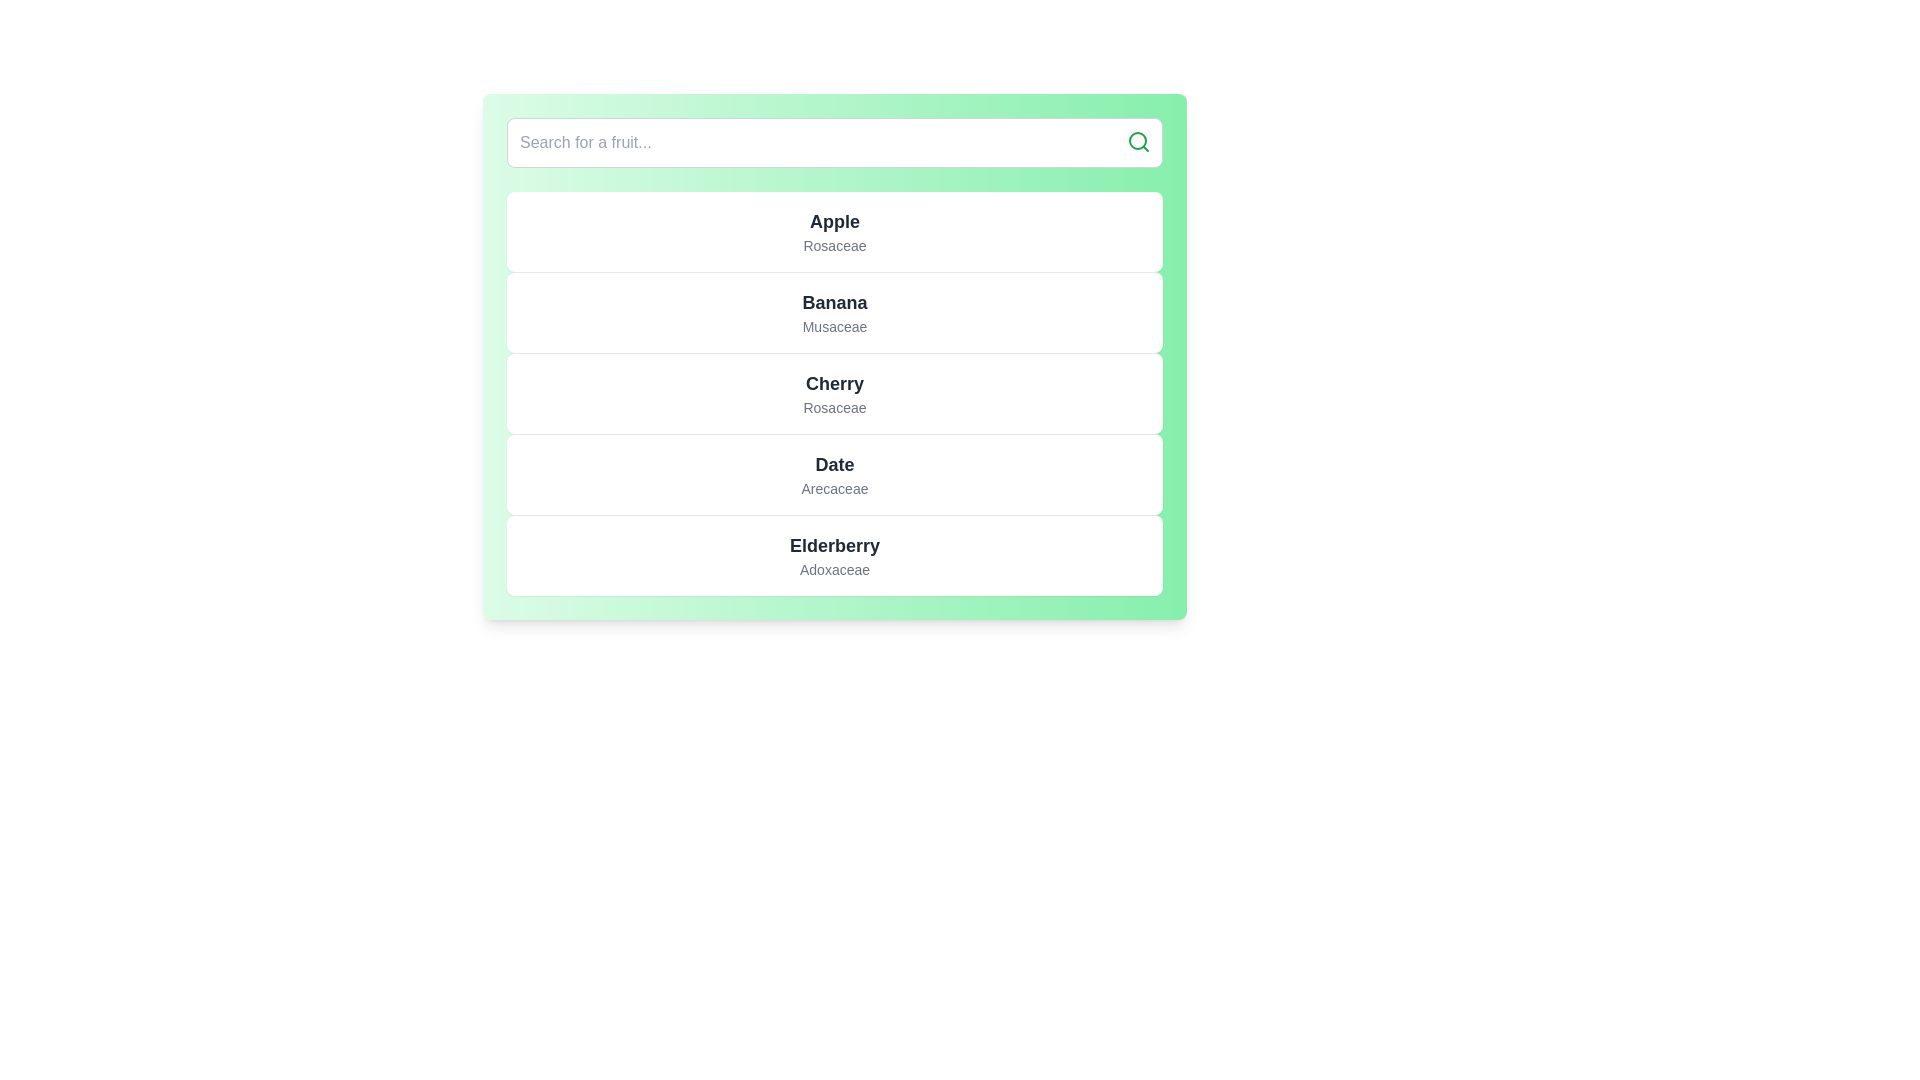 Image resolution: width=1920 pixels, height=1080 pixels. What do you see at coordinates (835, 312) in the screenshot?
I see `the second list item styled with a white background, rounded corners, and shadow effect, which contains the text 'Banana' in bold and 'Musaceae' in smaller gray font` at bounding box center [835, 312].